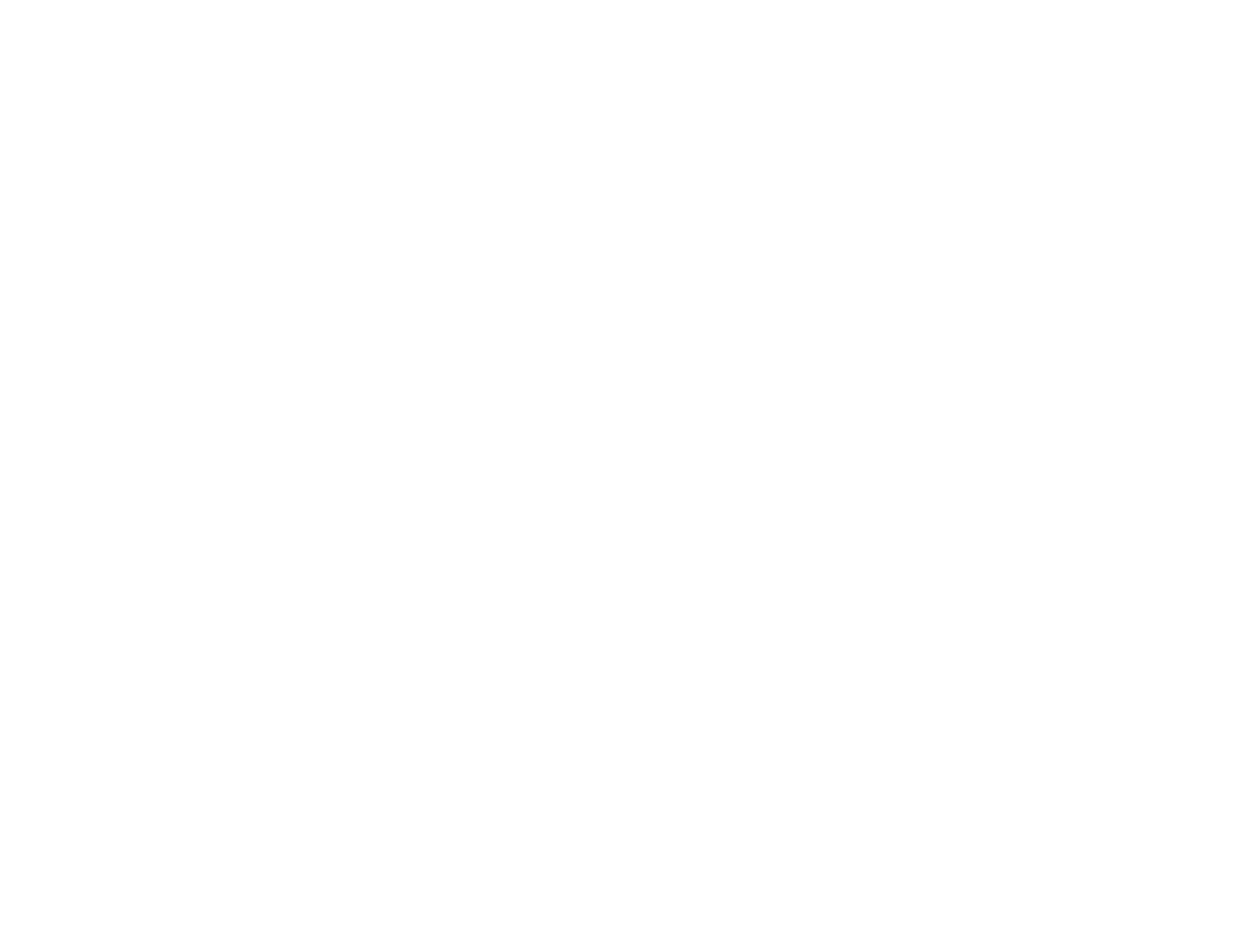 The height and width of the screenshot is (925, 1250). What do you see at coordinates (355, 901) in the screenshot?
I see `'entertainment'` at bounding box center [355, 901].